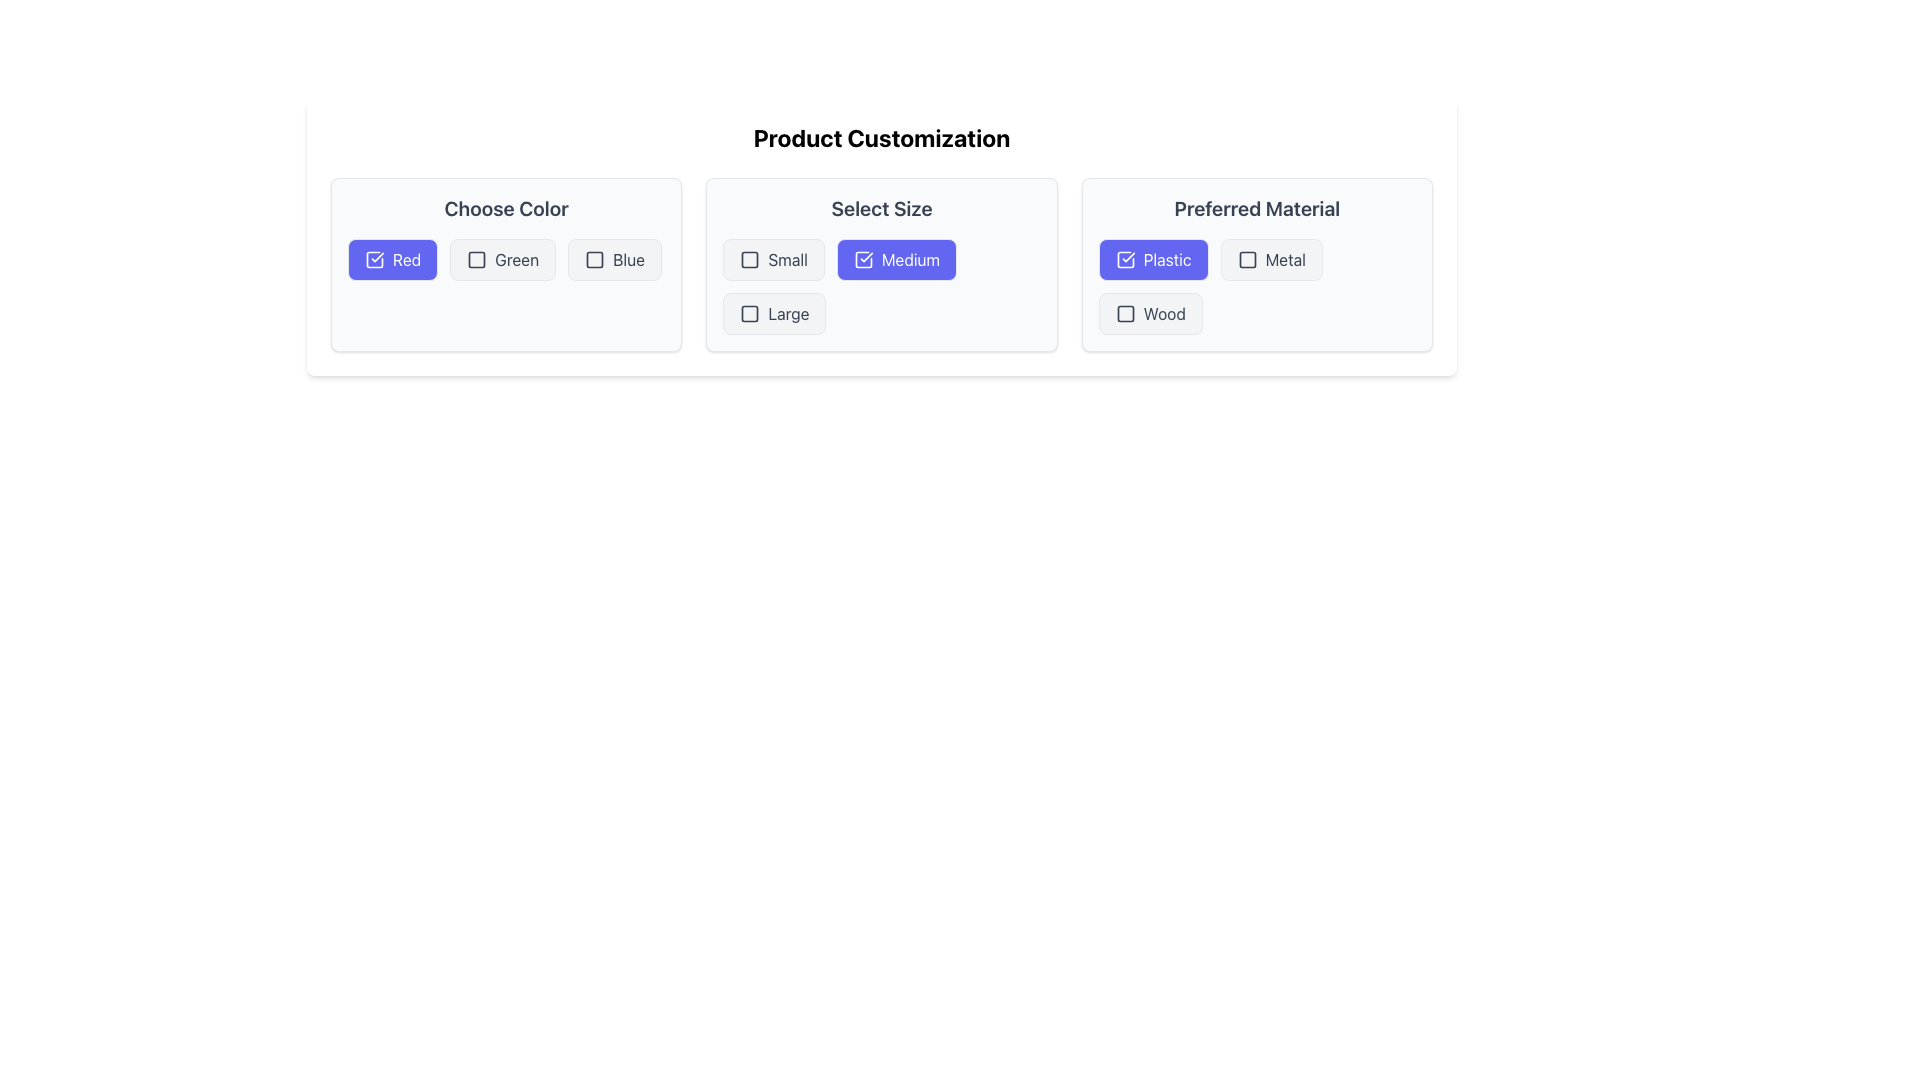 The image size is (1920, 1080). I want to click on the 'Medium' size selection button, so click(881, 286).